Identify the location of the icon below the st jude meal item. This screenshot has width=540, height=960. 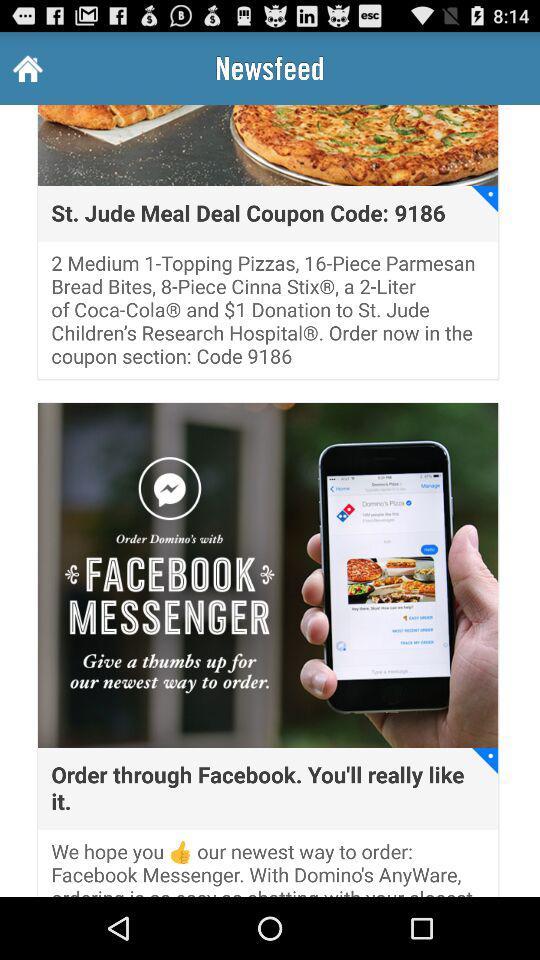
(268, 315).